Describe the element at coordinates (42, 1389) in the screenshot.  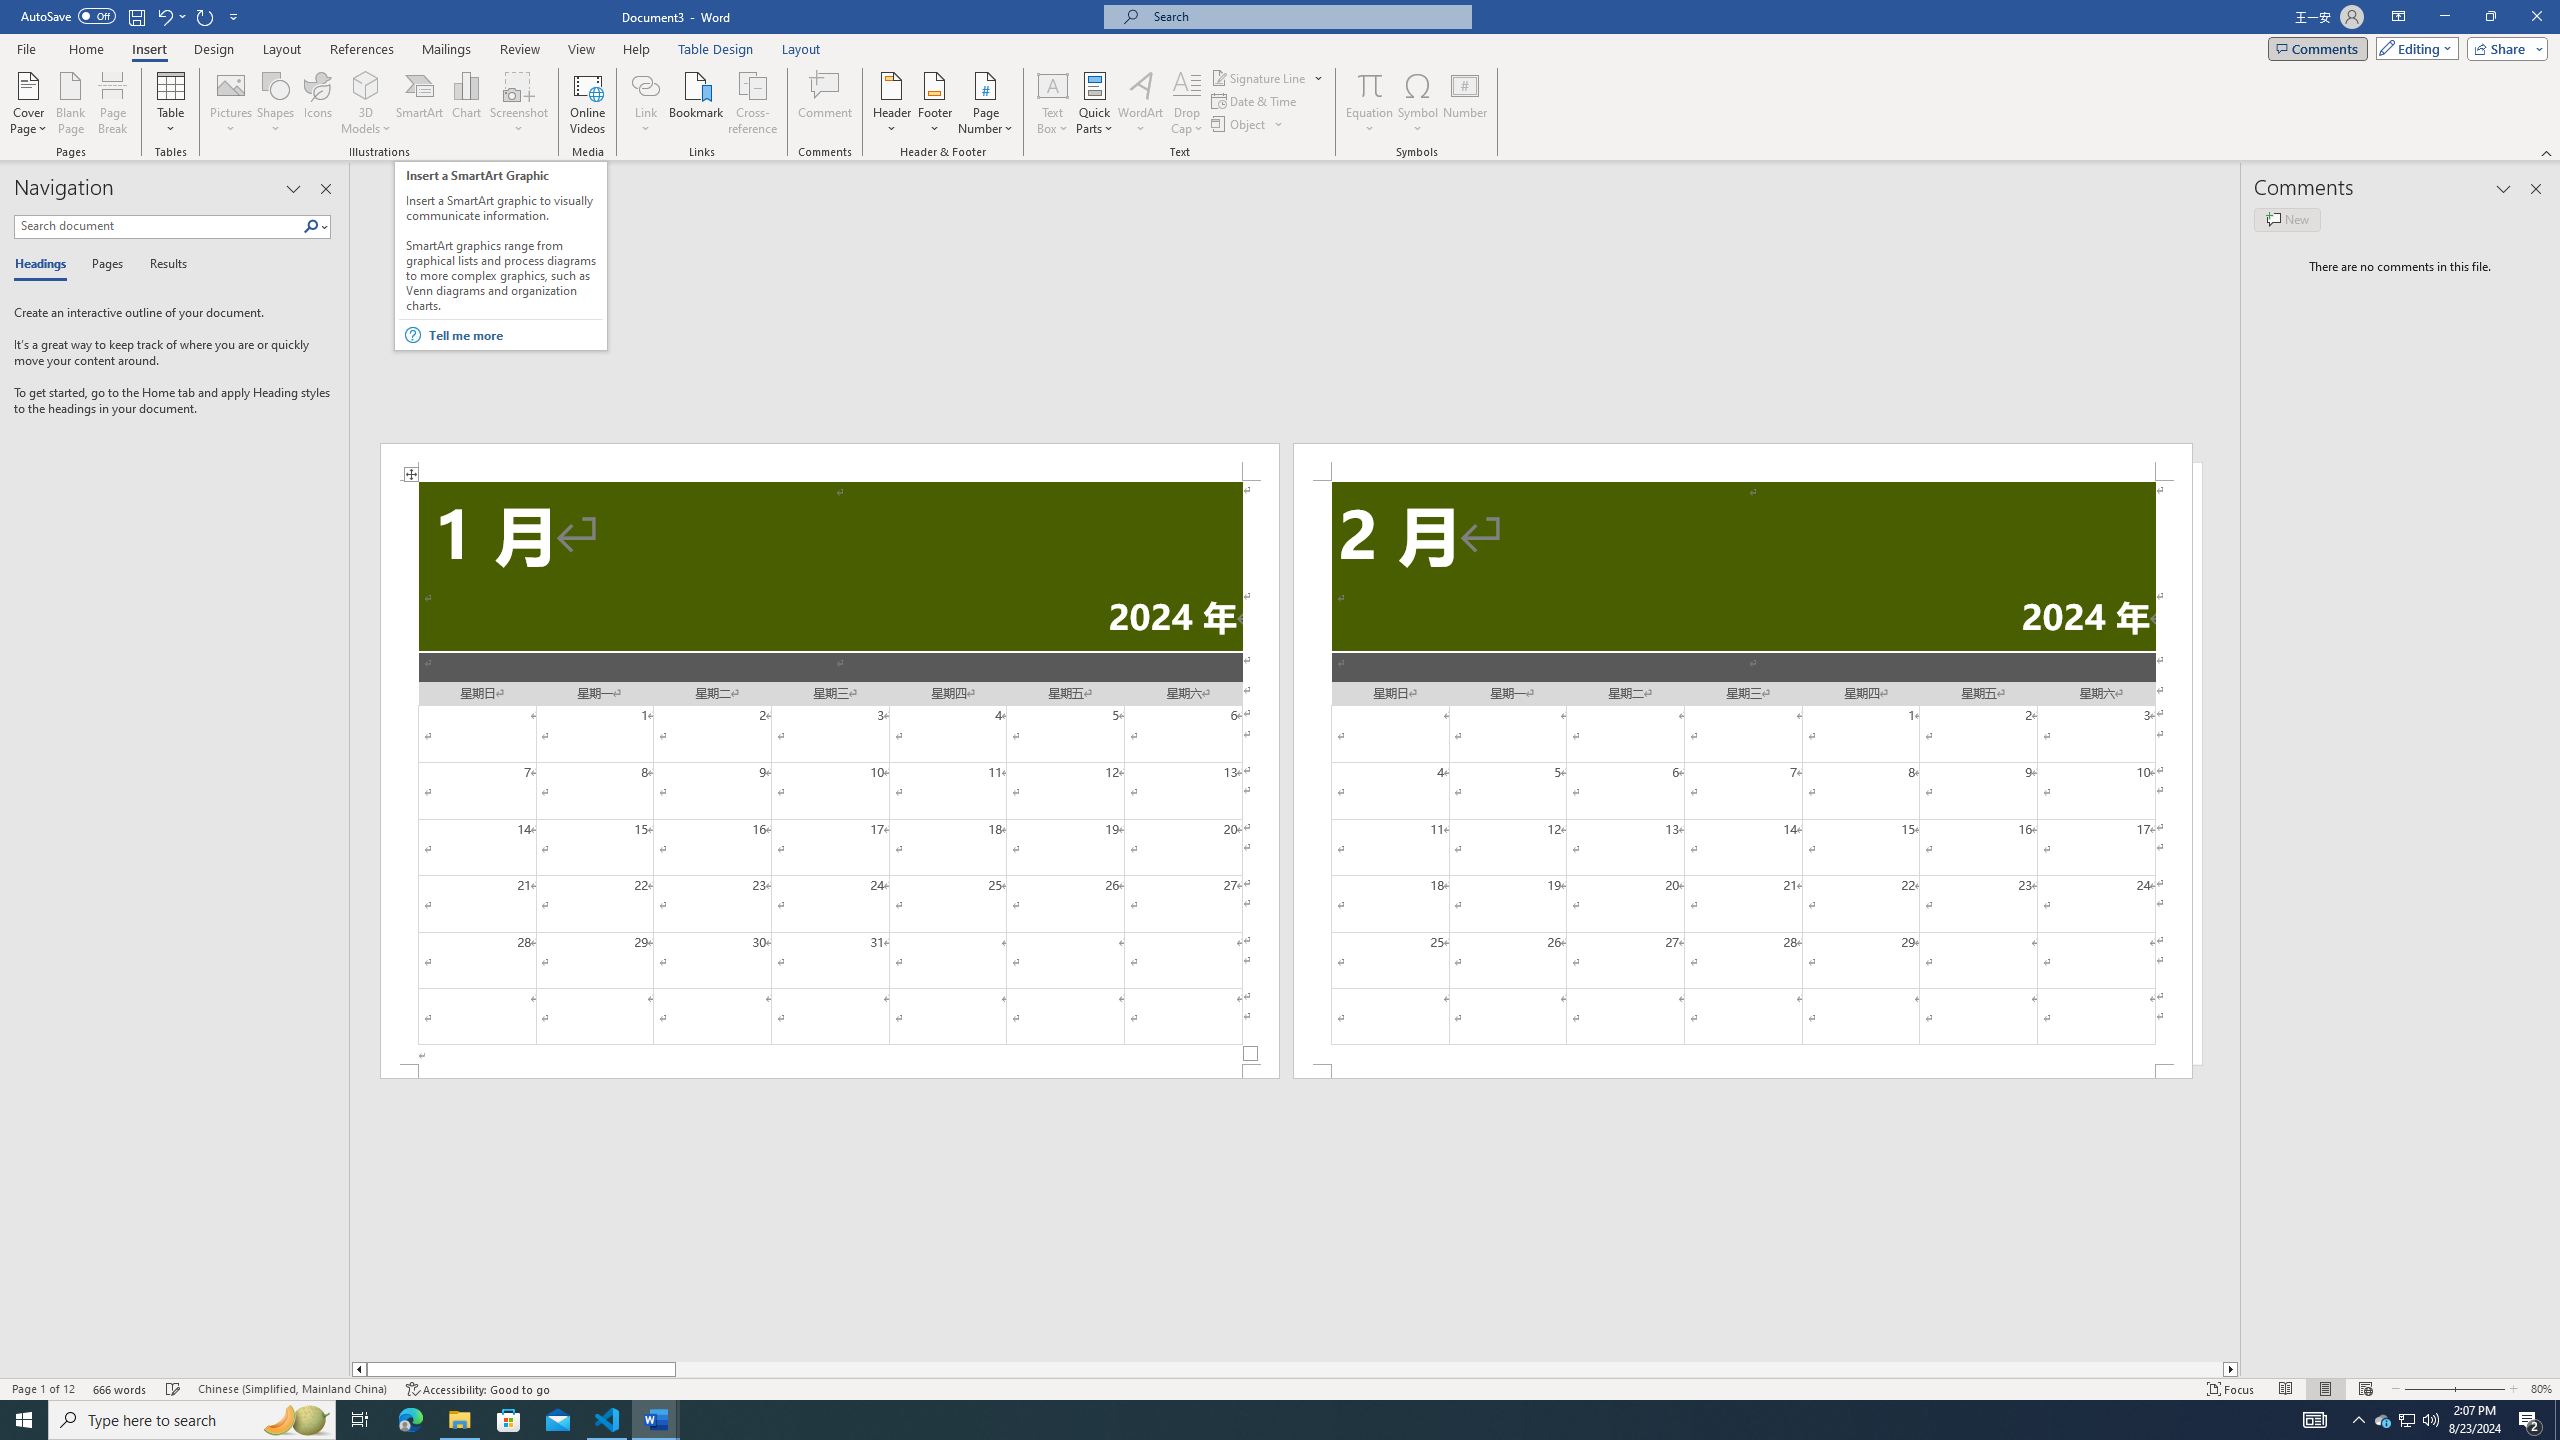
I see `'Page Number Page 1 of 12'` at that location.